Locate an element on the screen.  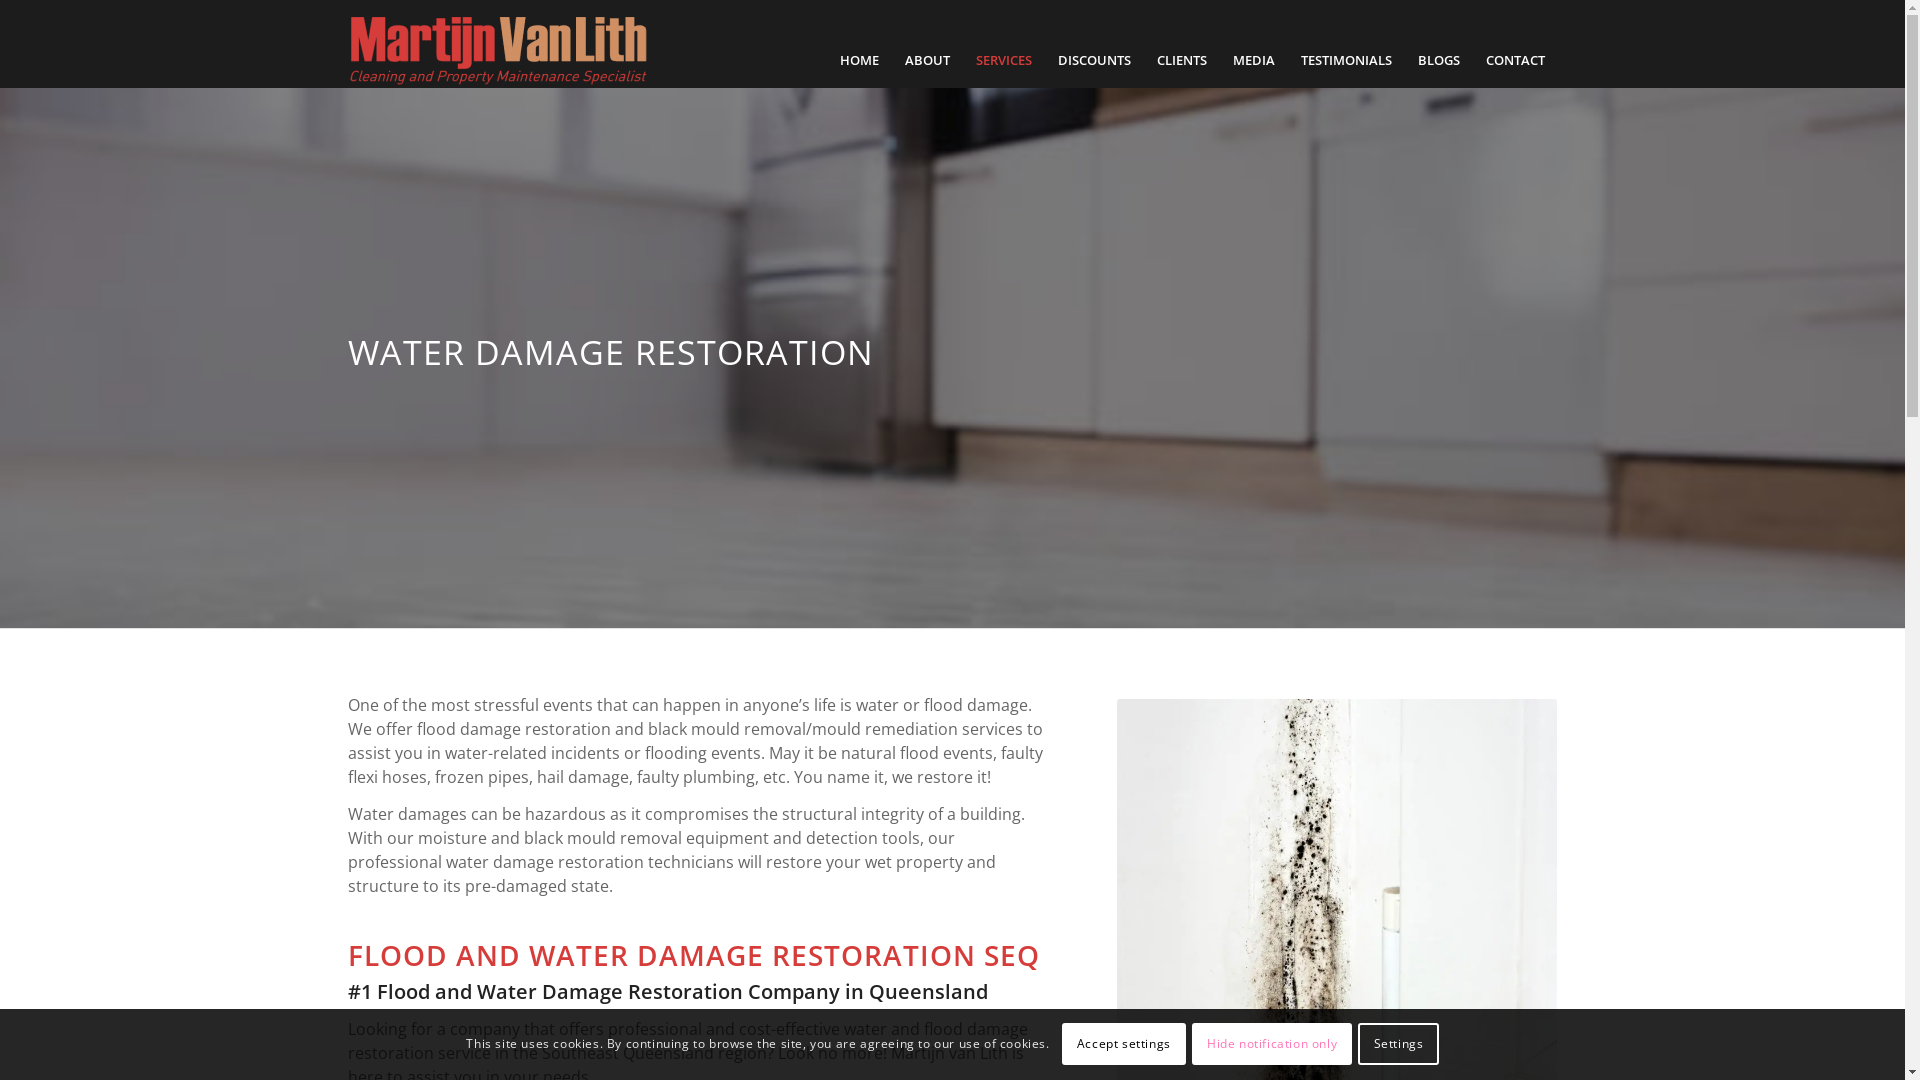
'DISCOUNTS' is located at coordinates (1092, 59).